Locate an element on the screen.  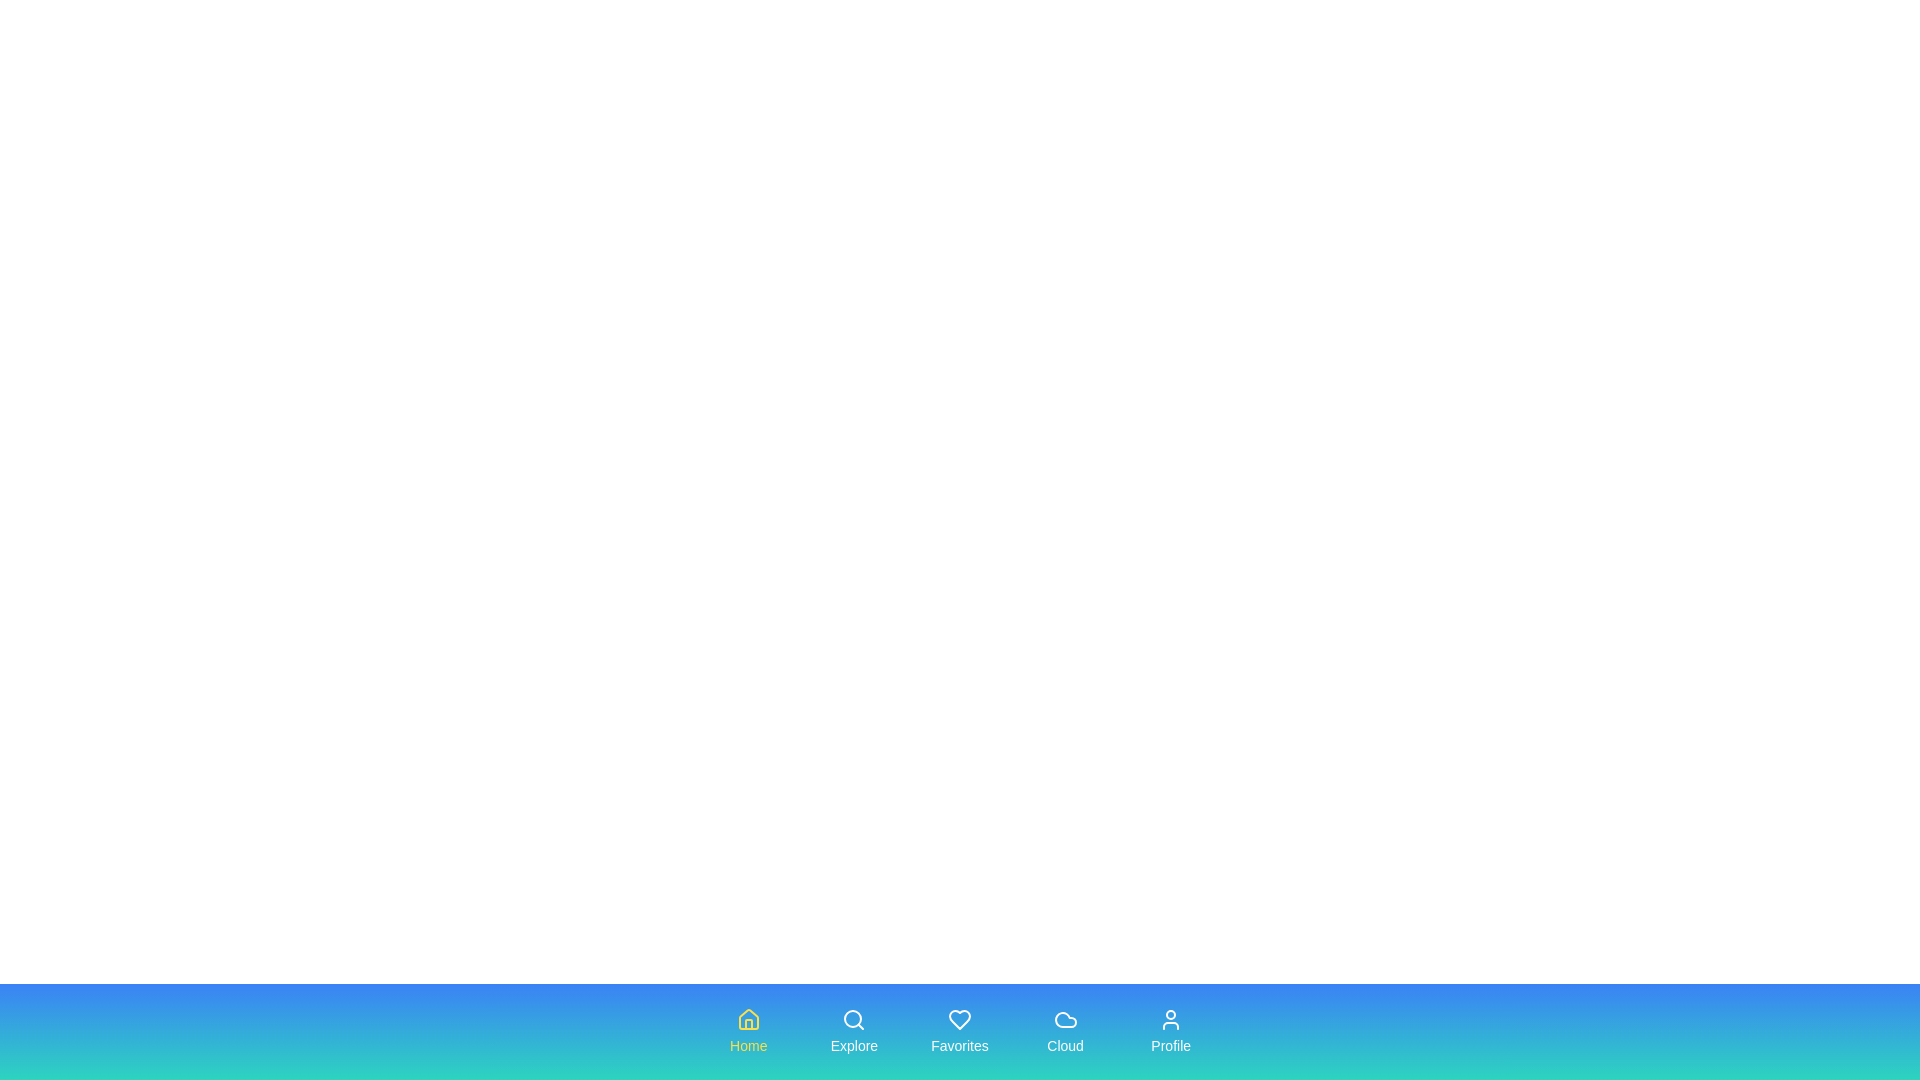
the tab labeled Home to observe its hover effect is located at coordinates (747, 1032).